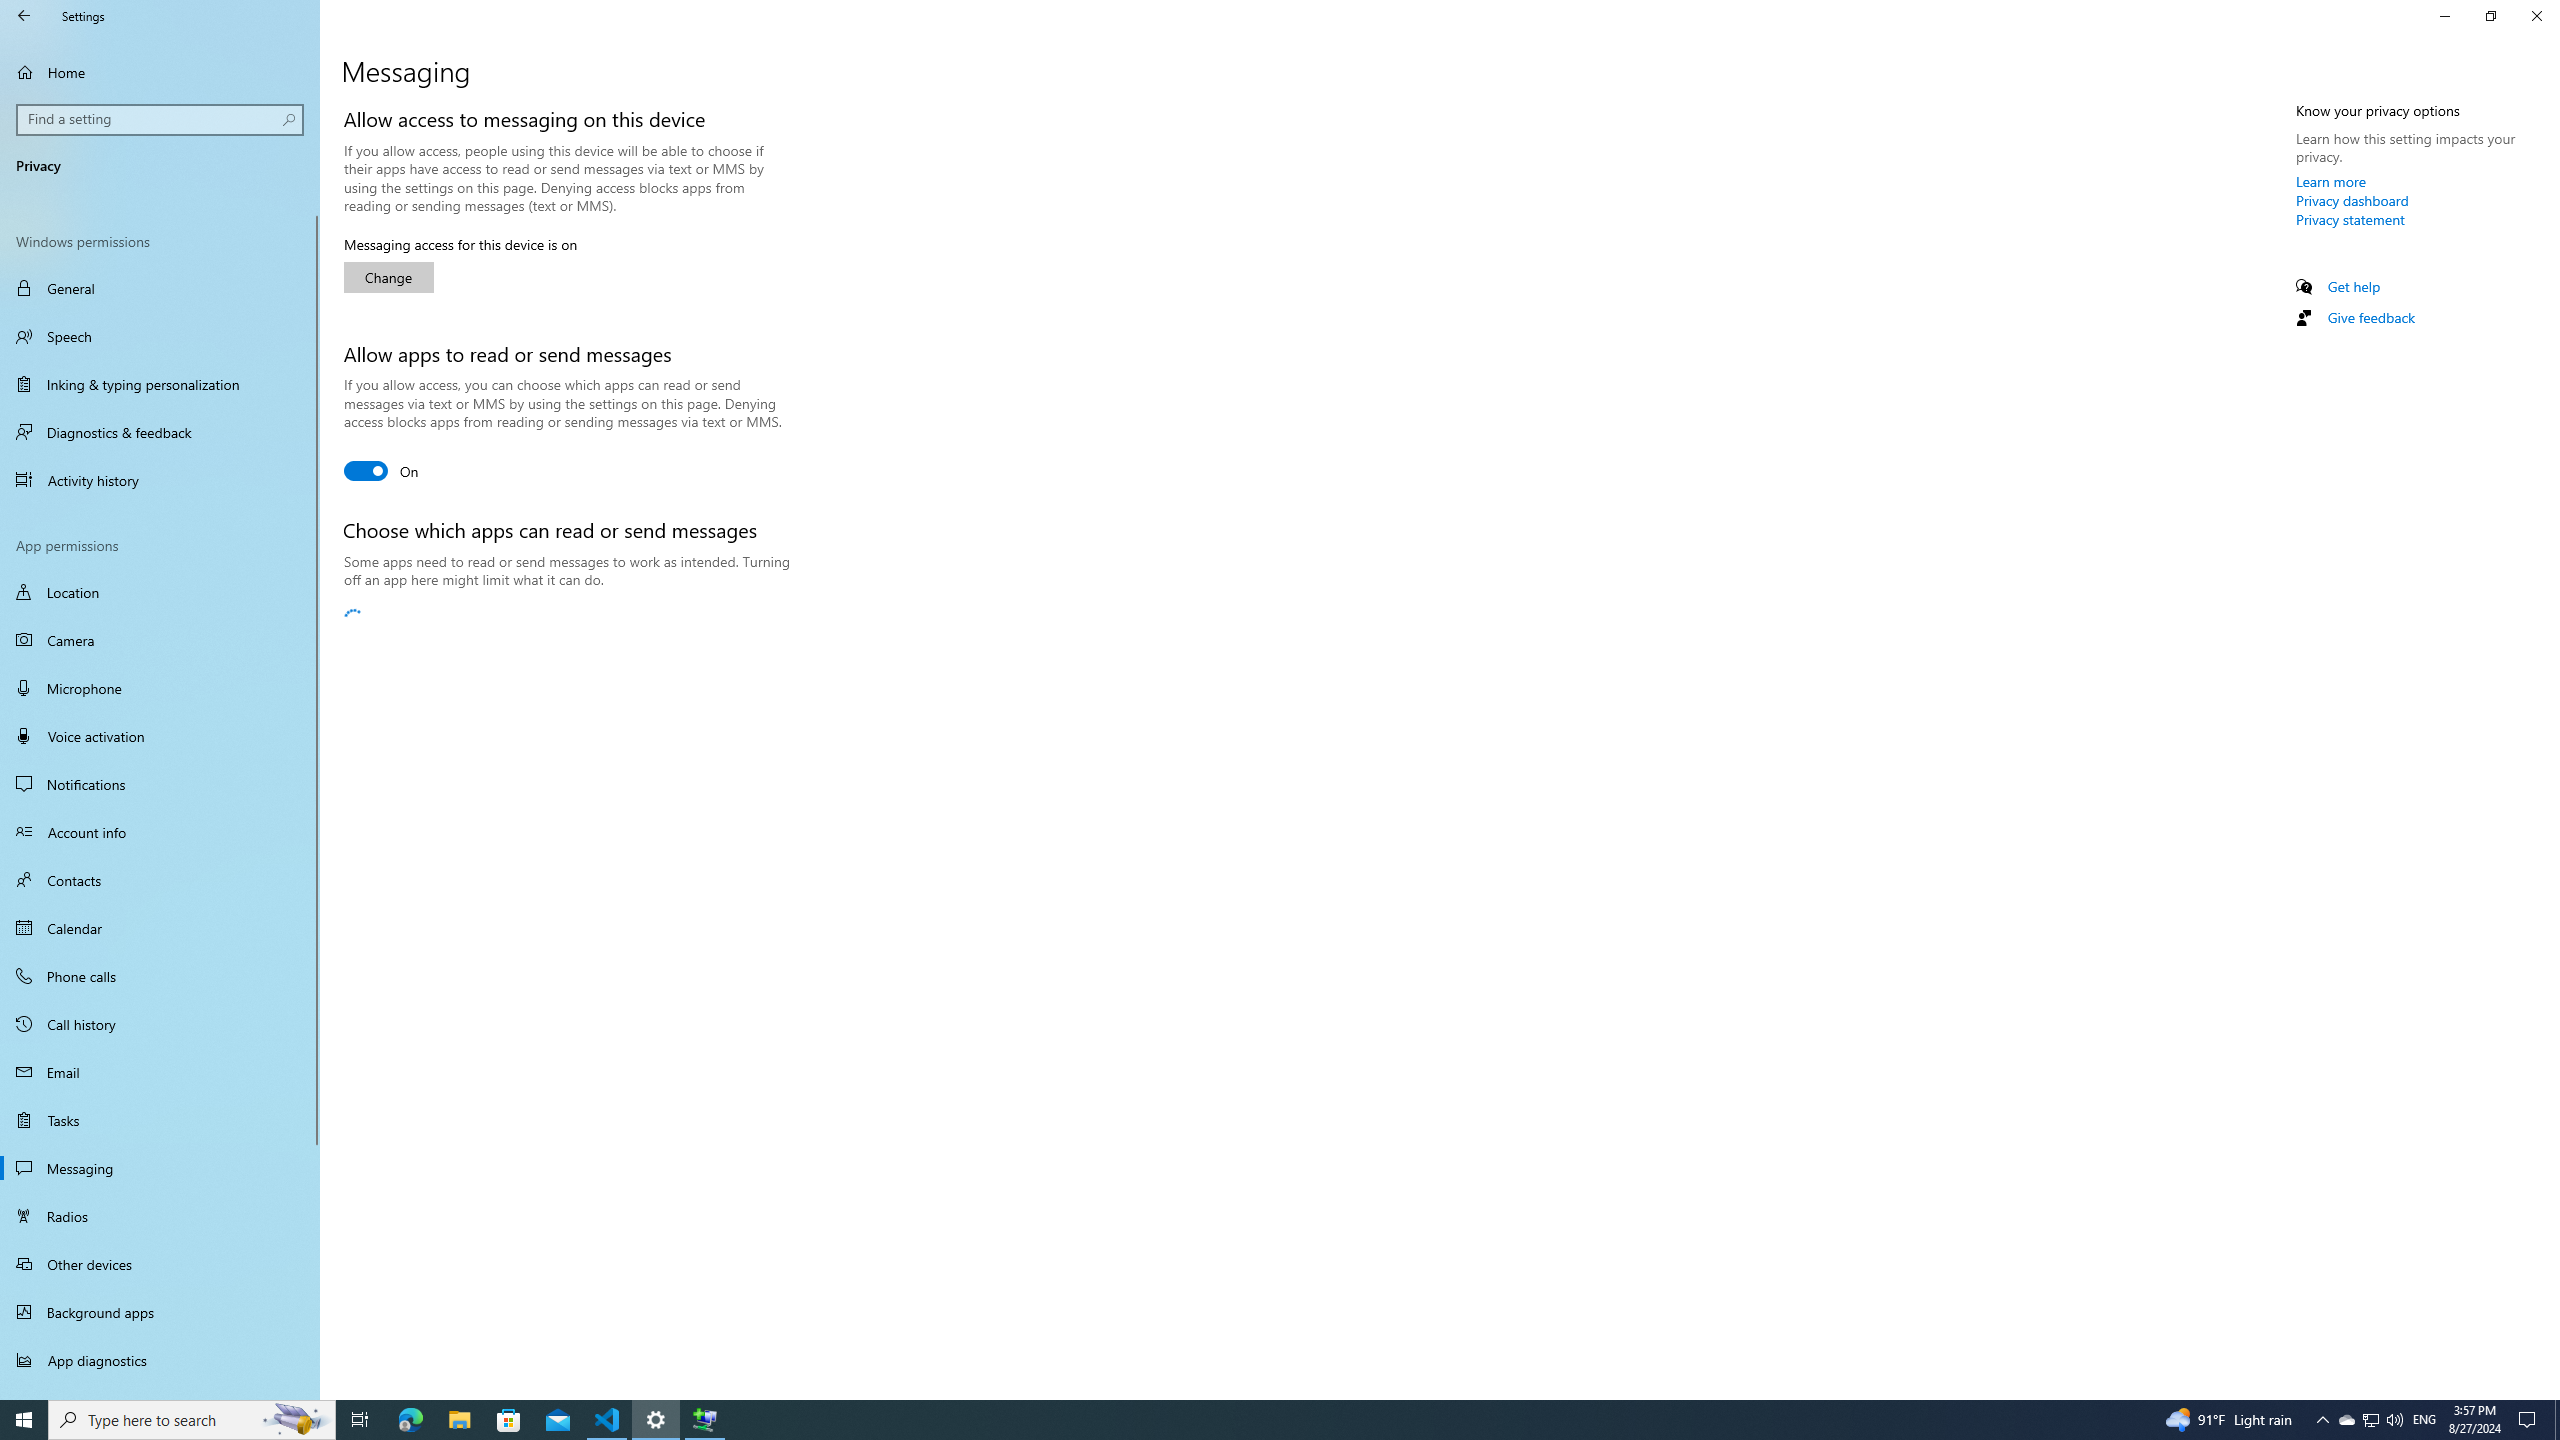  I want to click on 'Change', so click(388, 276).